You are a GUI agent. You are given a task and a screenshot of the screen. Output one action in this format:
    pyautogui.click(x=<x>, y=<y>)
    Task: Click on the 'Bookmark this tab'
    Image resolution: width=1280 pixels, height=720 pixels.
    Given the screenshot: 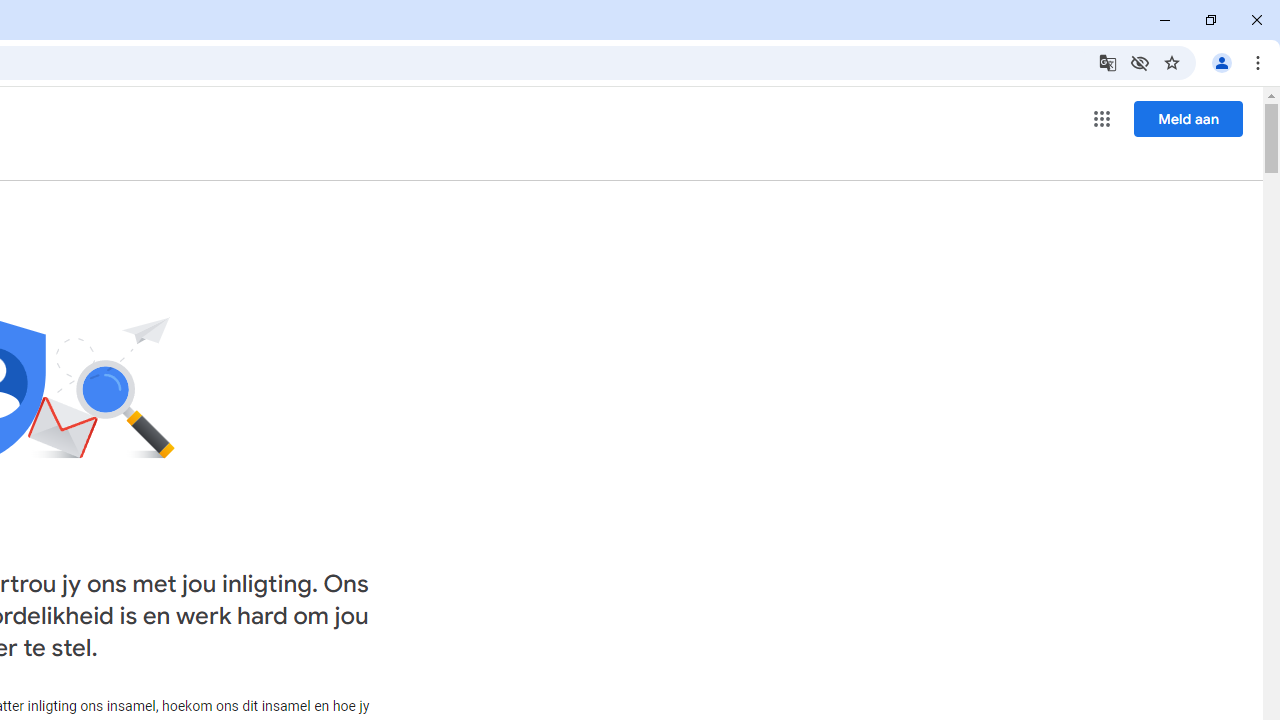 What is the action you would take?
    pyautogui.click(x=1171, y=61)
    